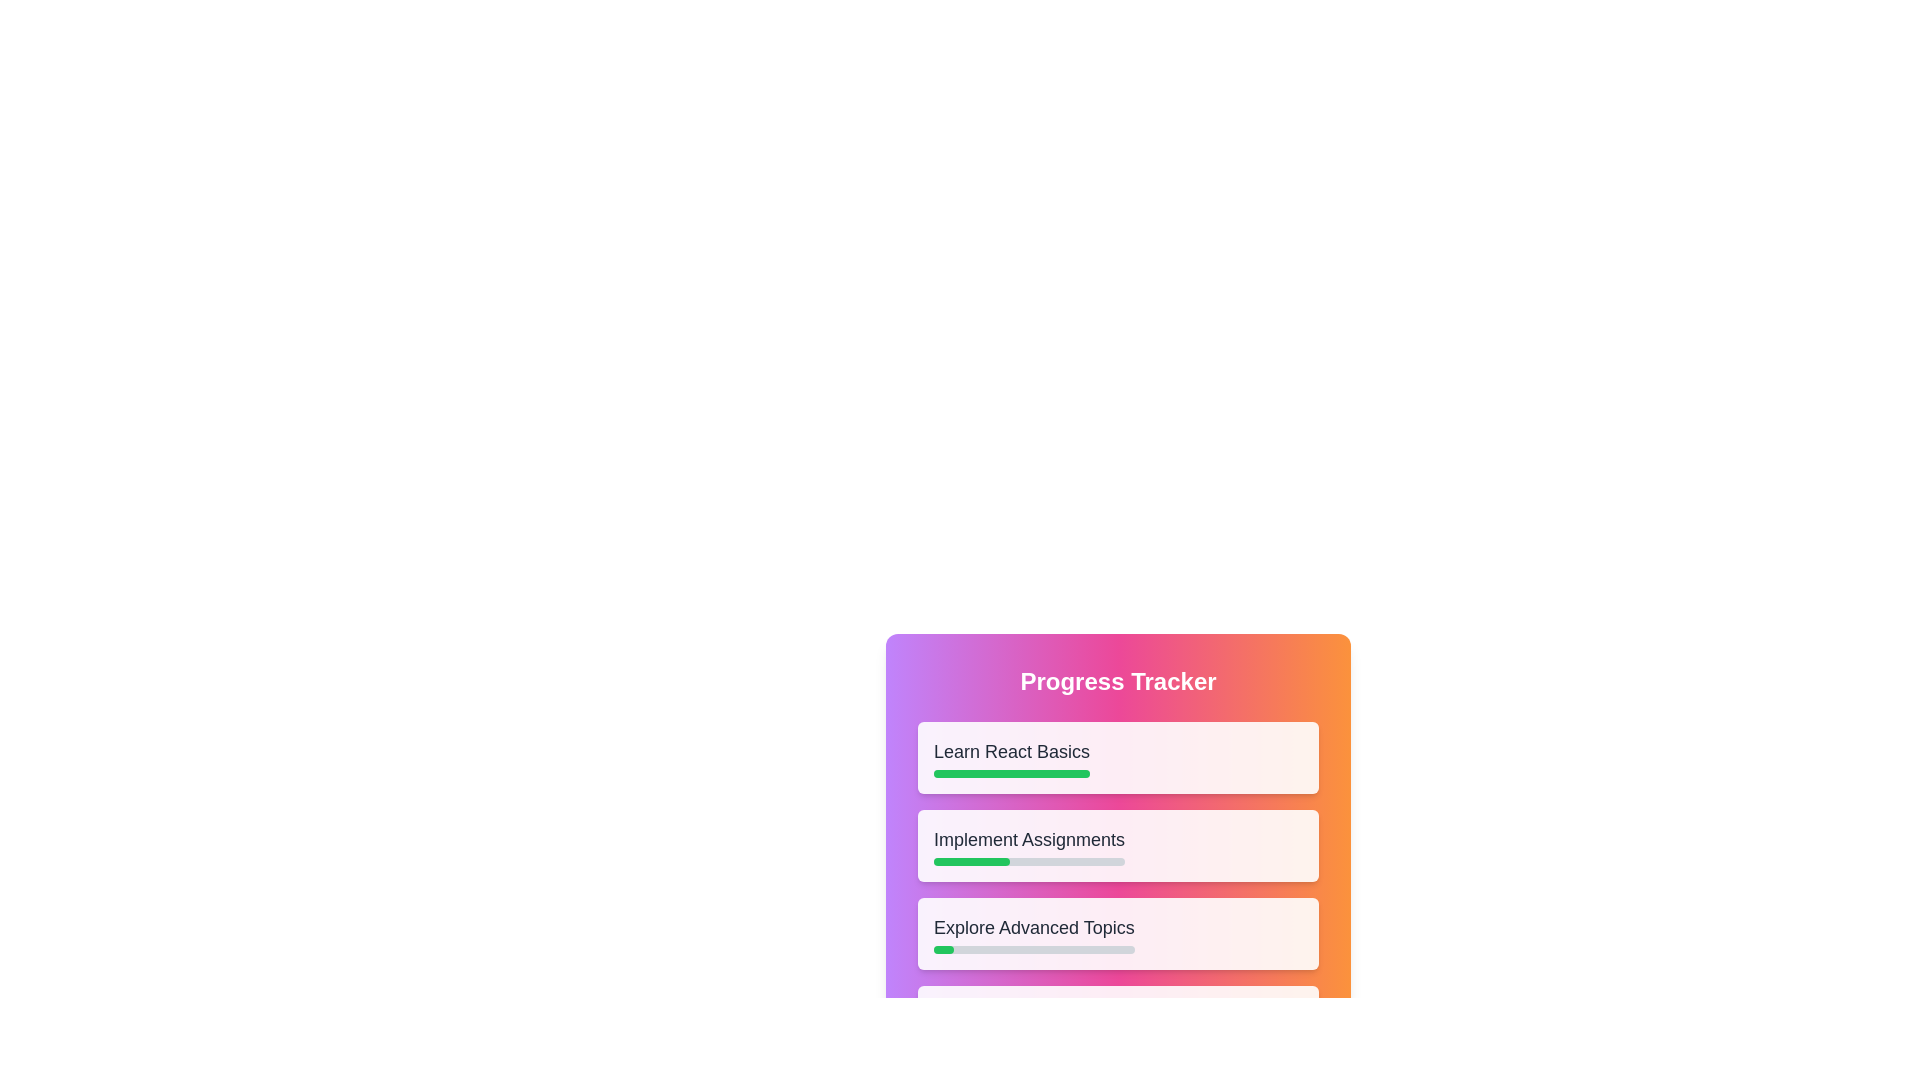 This screenshot has height=1080, width=1920. Describe the element at coordinates (1117, 845) in the screenshot. I see `the task Implement Assignments to open the context menu` at that location.